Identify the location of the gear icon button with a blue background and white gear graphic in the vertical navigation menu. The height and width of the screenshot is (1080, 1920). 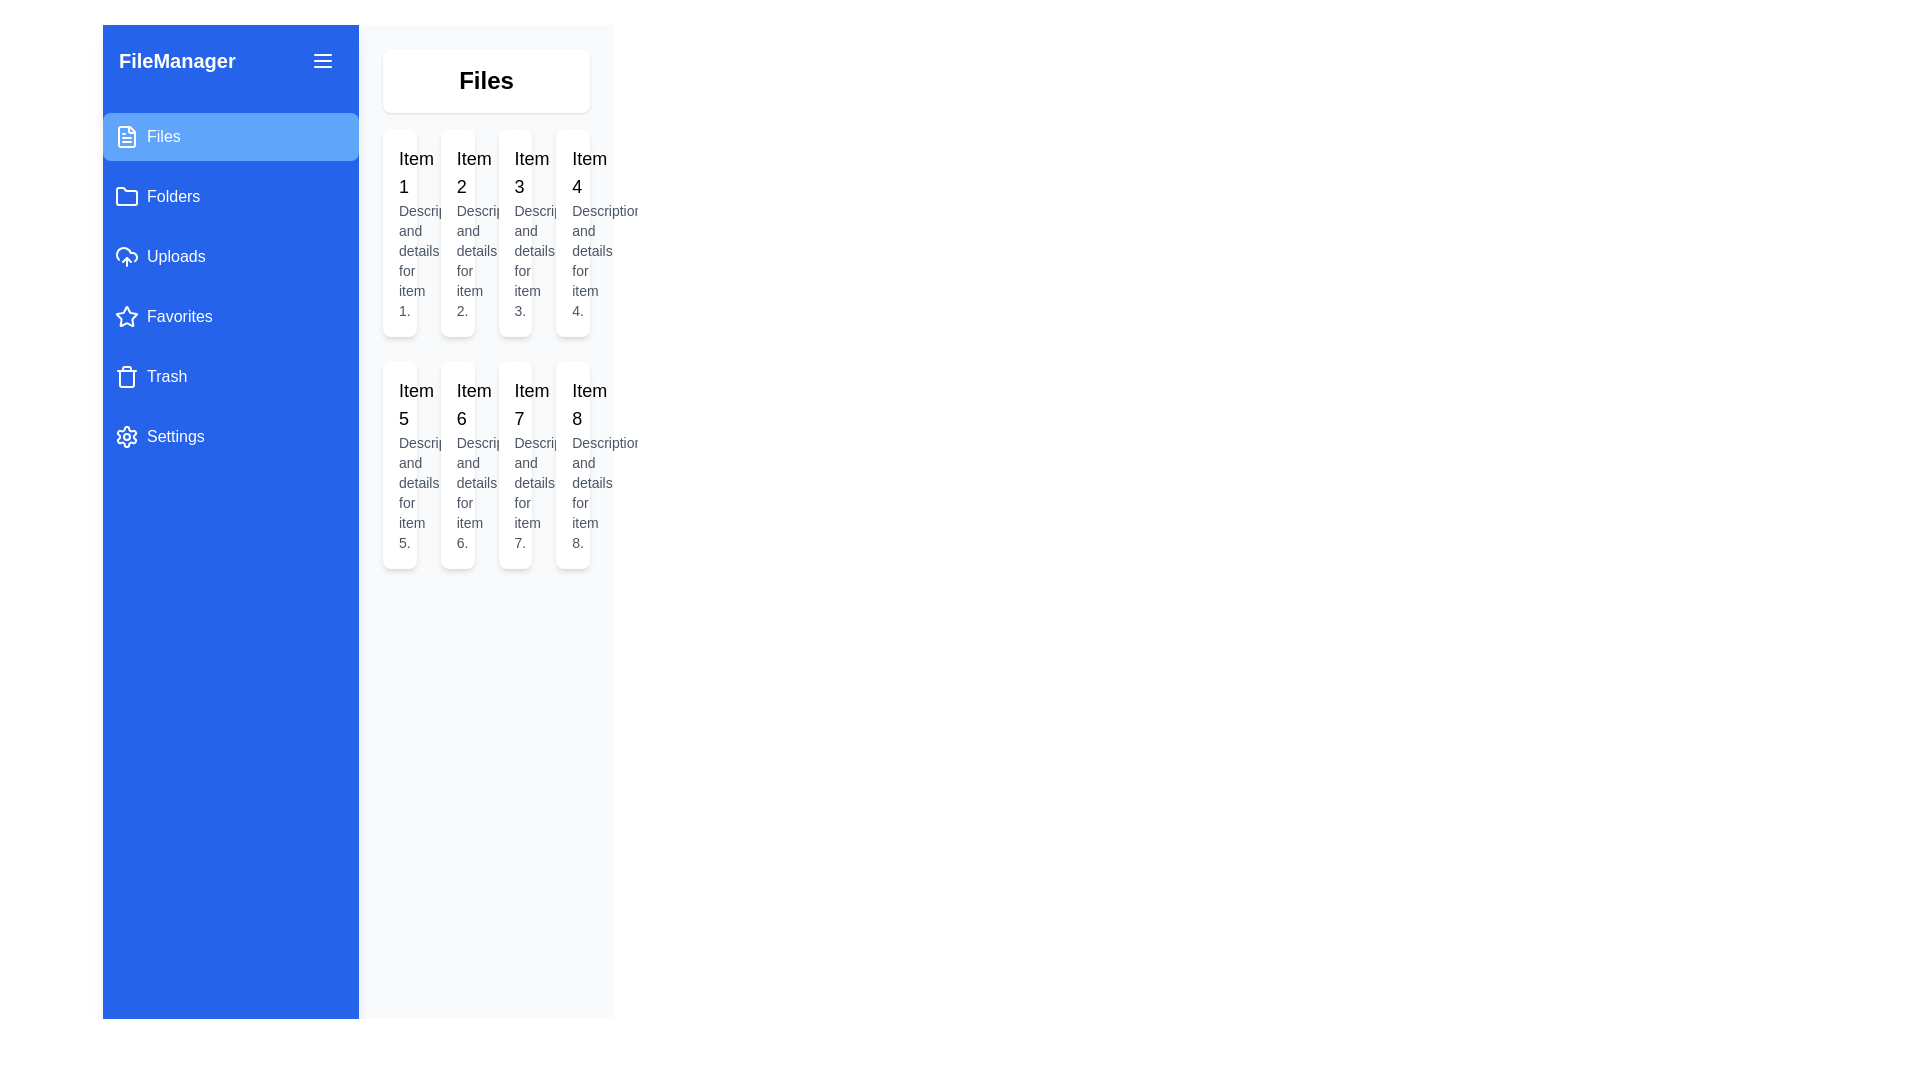
(125, 435).